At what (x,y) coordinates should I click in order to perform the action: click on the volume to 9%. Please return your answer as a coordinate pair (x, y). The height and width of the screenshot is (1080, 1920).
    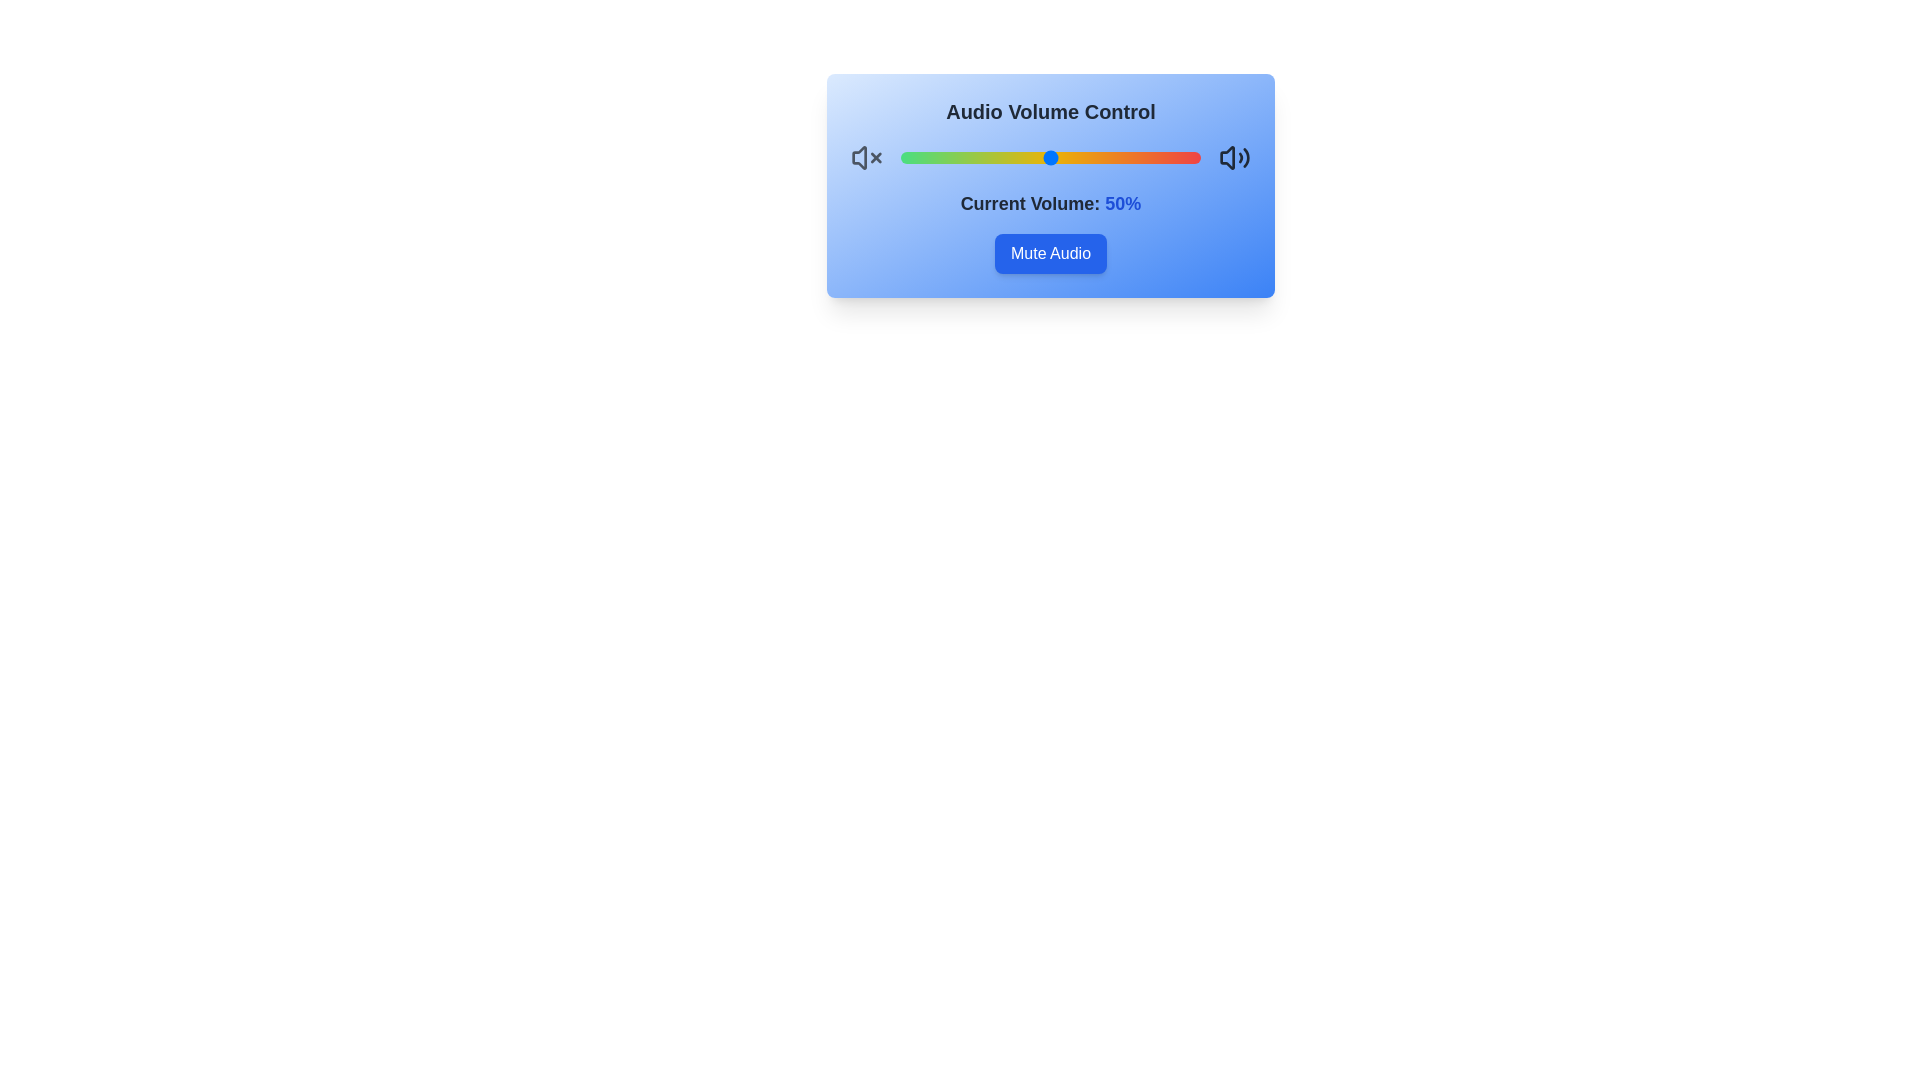
    Looking at the image, I should click on (926, 157).